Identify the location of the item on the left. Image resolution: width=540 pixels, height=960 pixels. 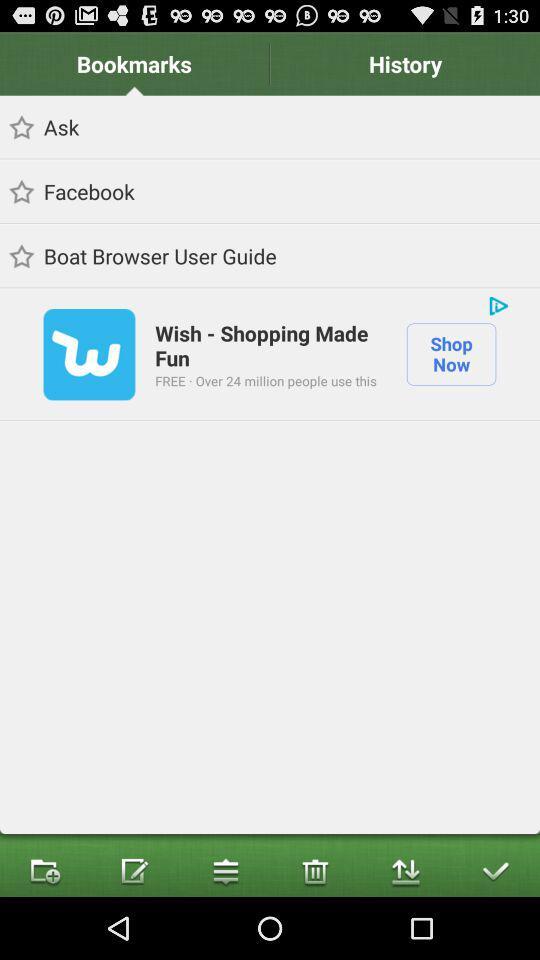
(88, 354).